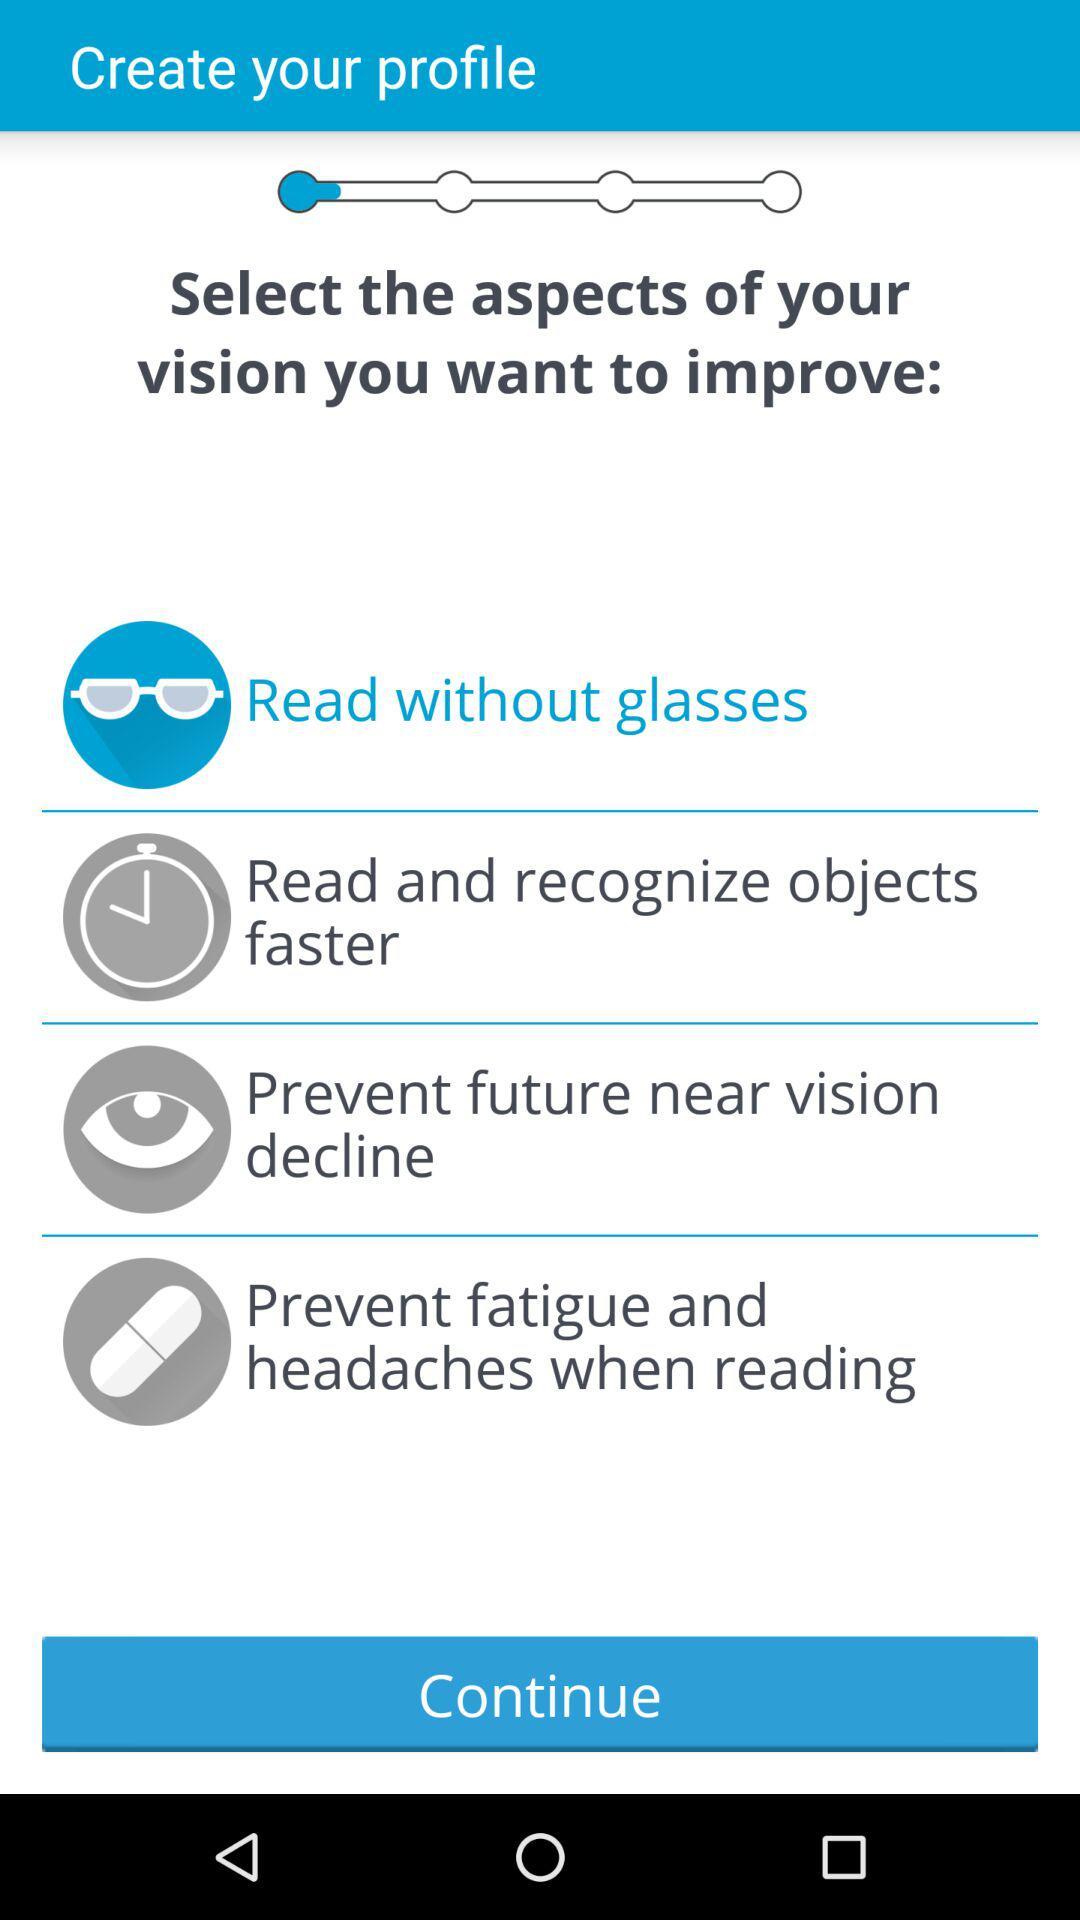 The height and width of the screenshot is (1920, 1080). What do you see at coordinates (630, 1129) in the screenshot?
I see `prevent future near` at bounding box center [630, 1129].